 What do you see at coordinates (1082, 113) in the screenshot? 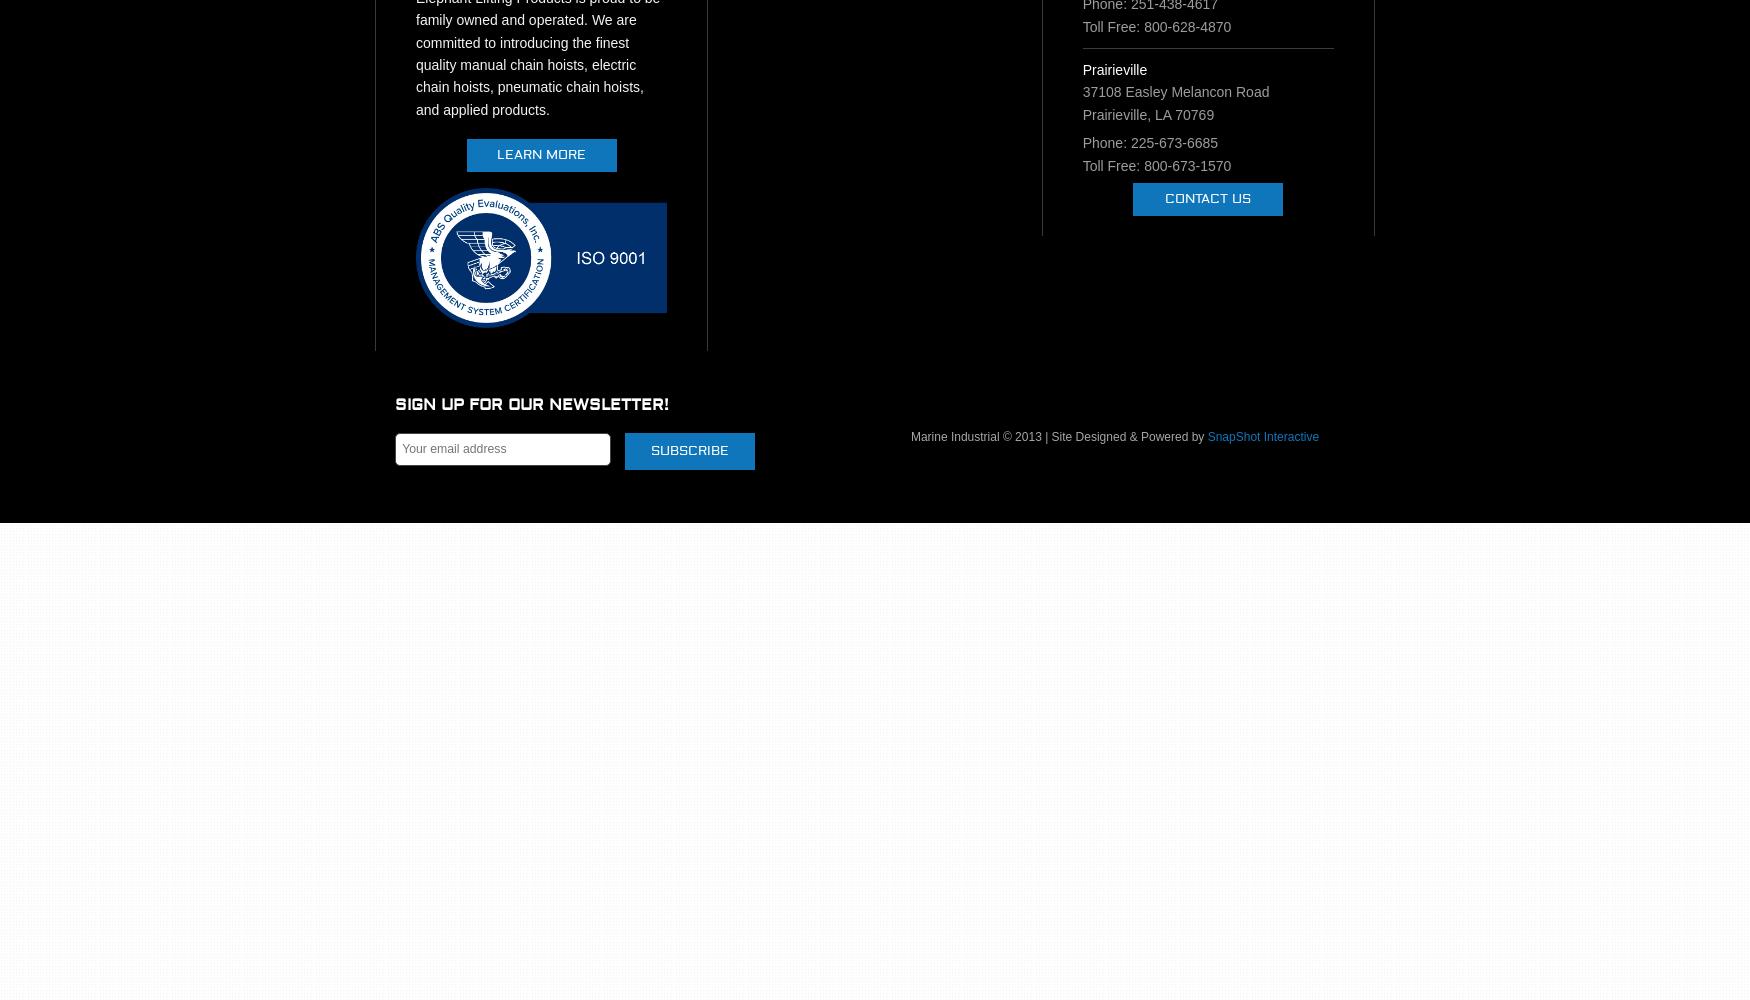
I see `'Prairieville, LA 70769'` at bounding box center [1082, 113].